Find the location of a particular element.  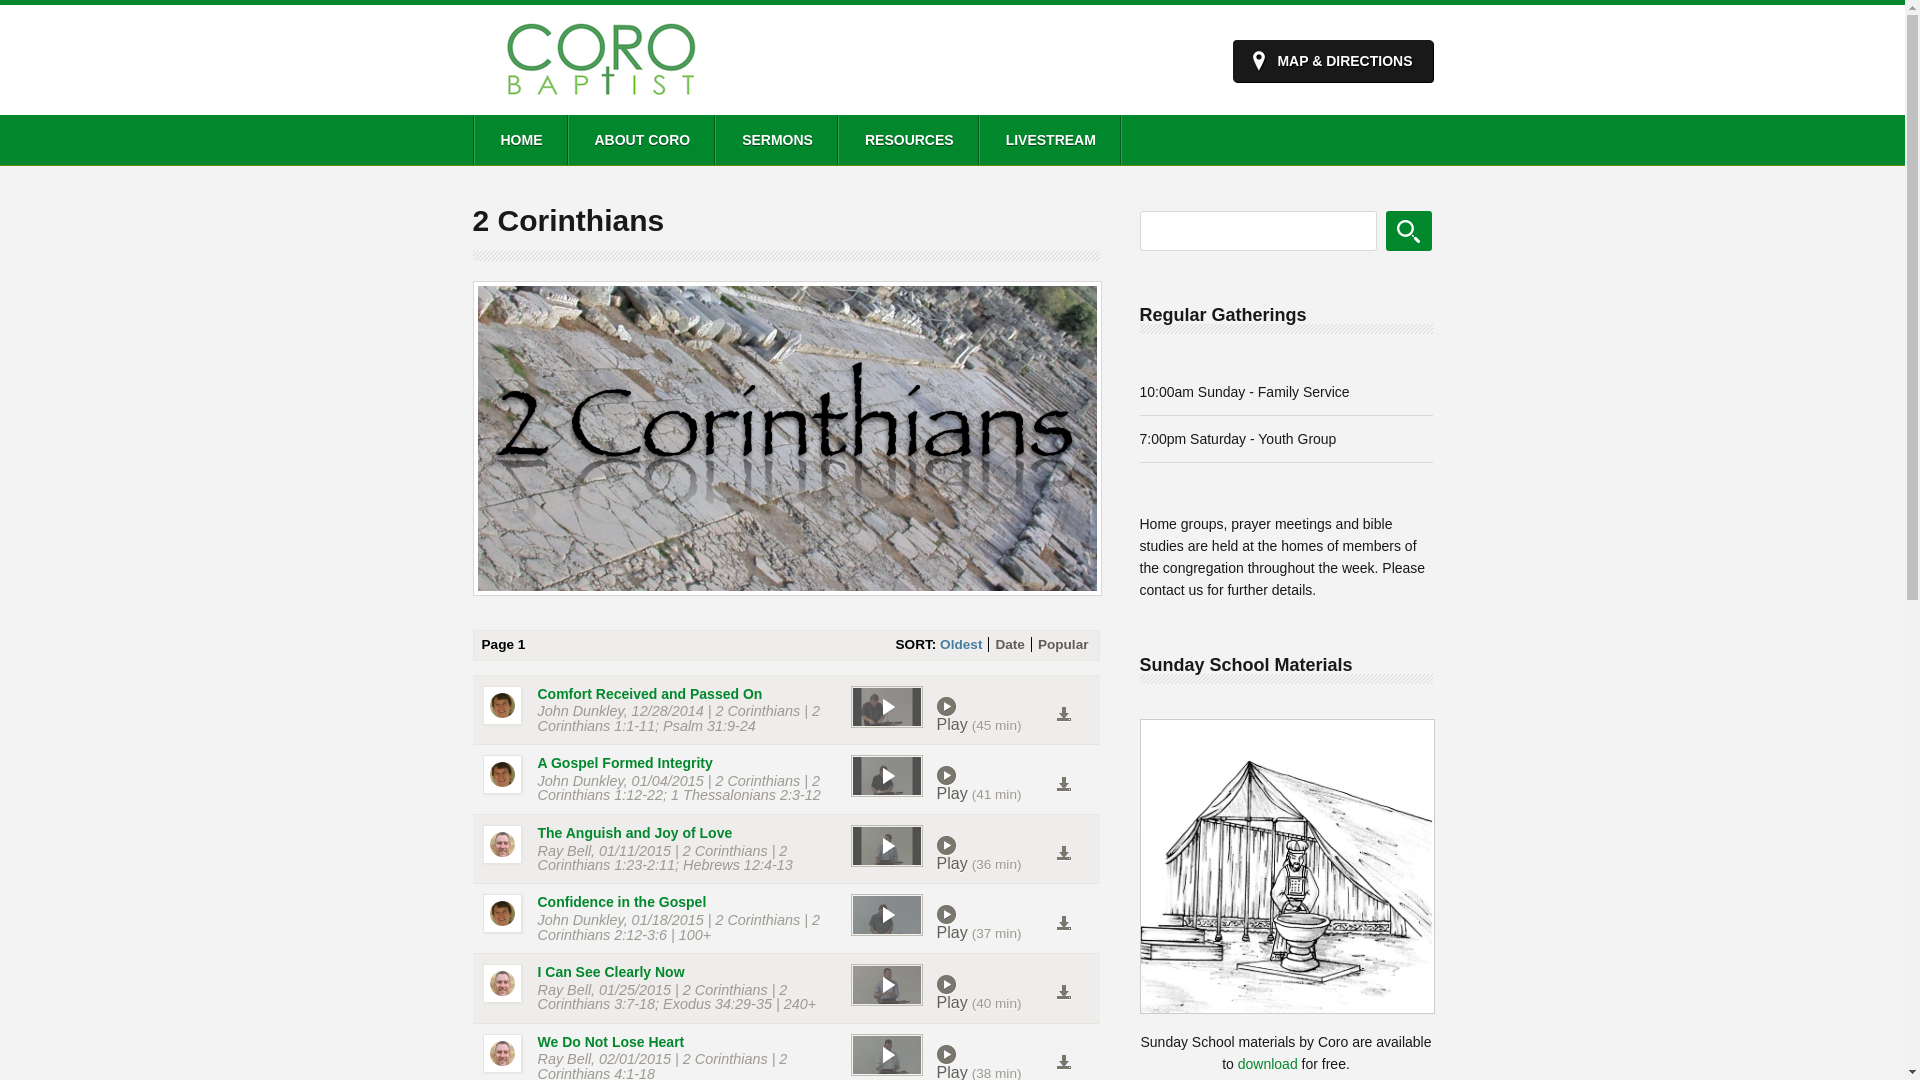

'Confidence in the Gospel' is located at coordinates (621, 902).